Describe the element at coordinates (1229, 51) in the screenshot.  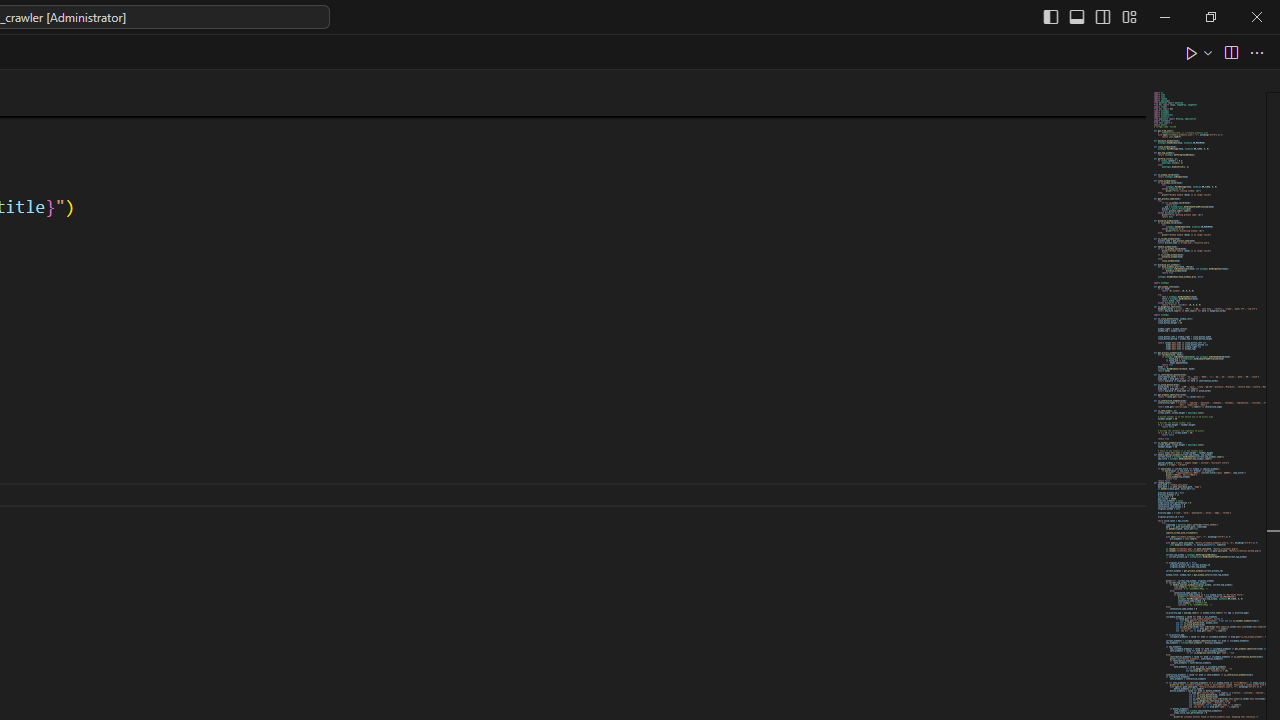
I see `'Split Editor Right (Ctrl+\) [Alt] Split Editor Down'` at that location.